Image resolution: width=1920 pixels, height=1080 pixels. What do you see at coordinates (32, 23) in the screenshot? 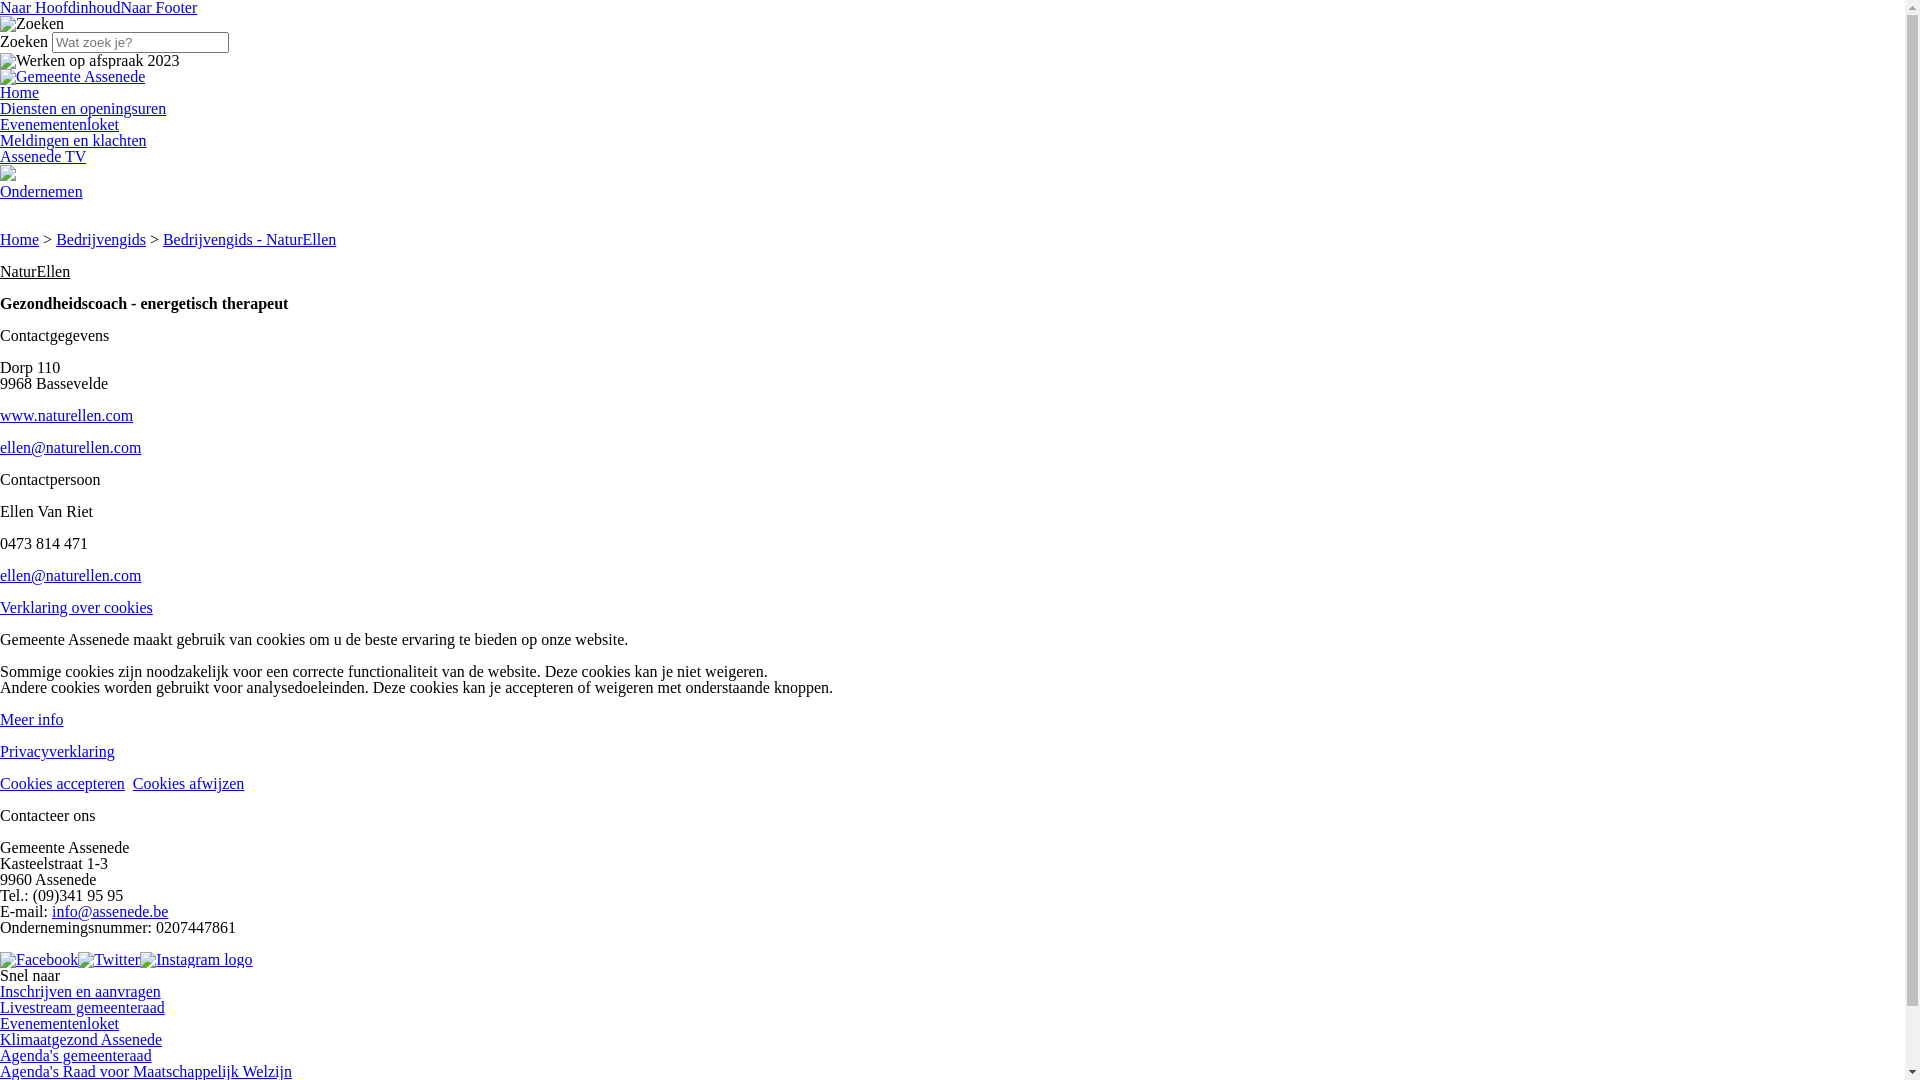
I see `'Zoeken'` at bounding box center [32, 23].